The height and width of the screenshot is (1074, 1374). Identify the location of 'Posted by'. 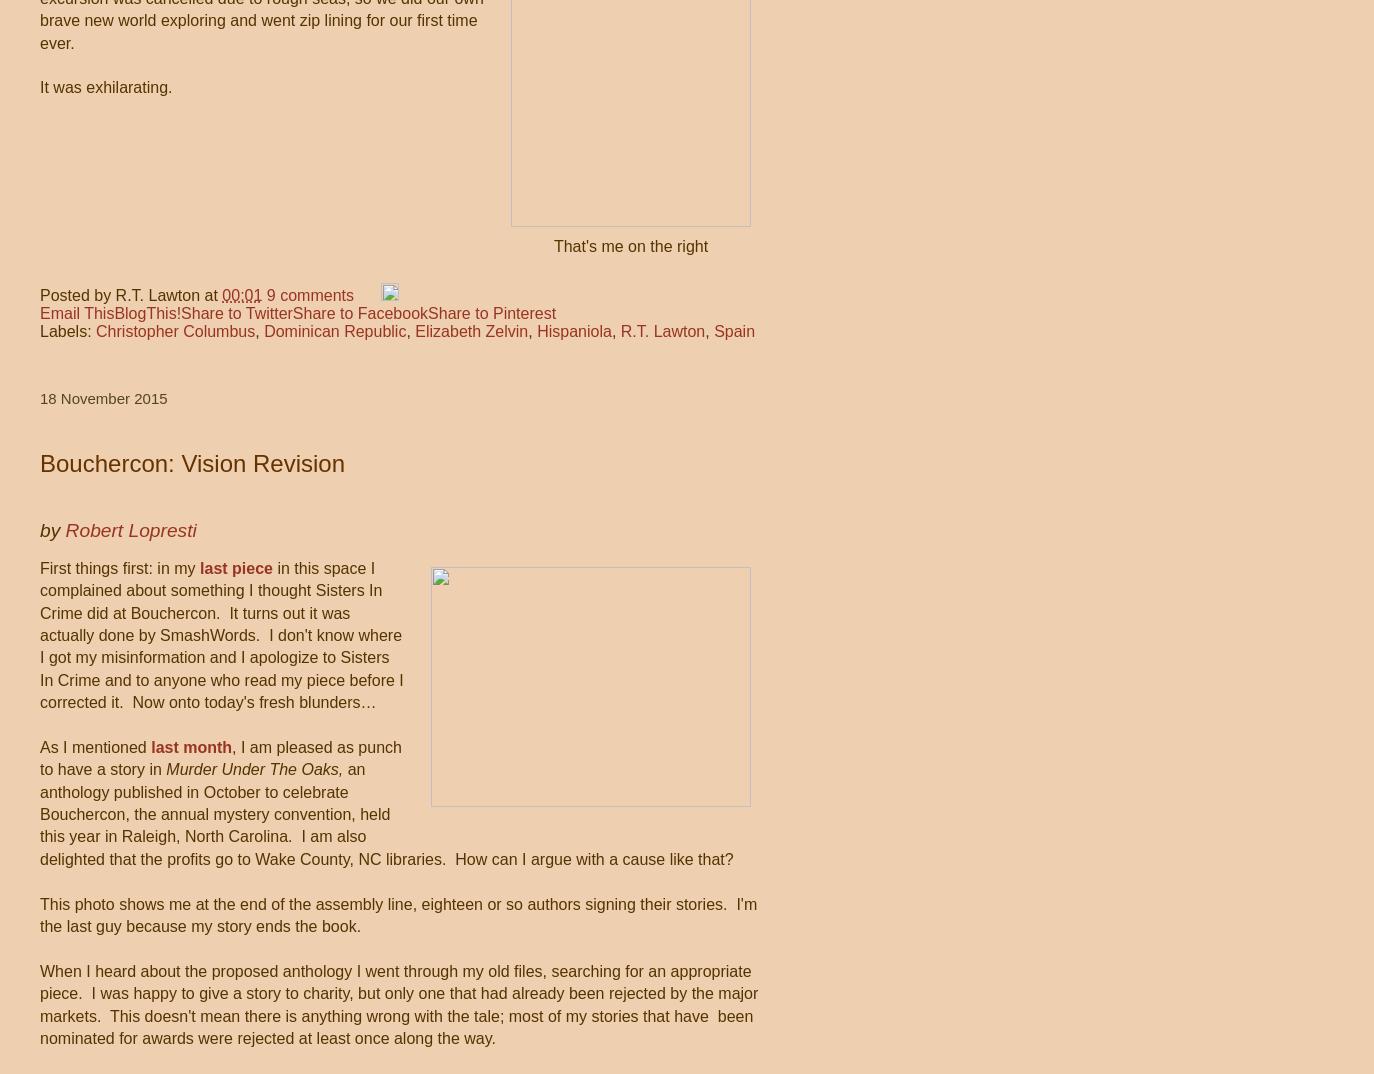
(76, 294).